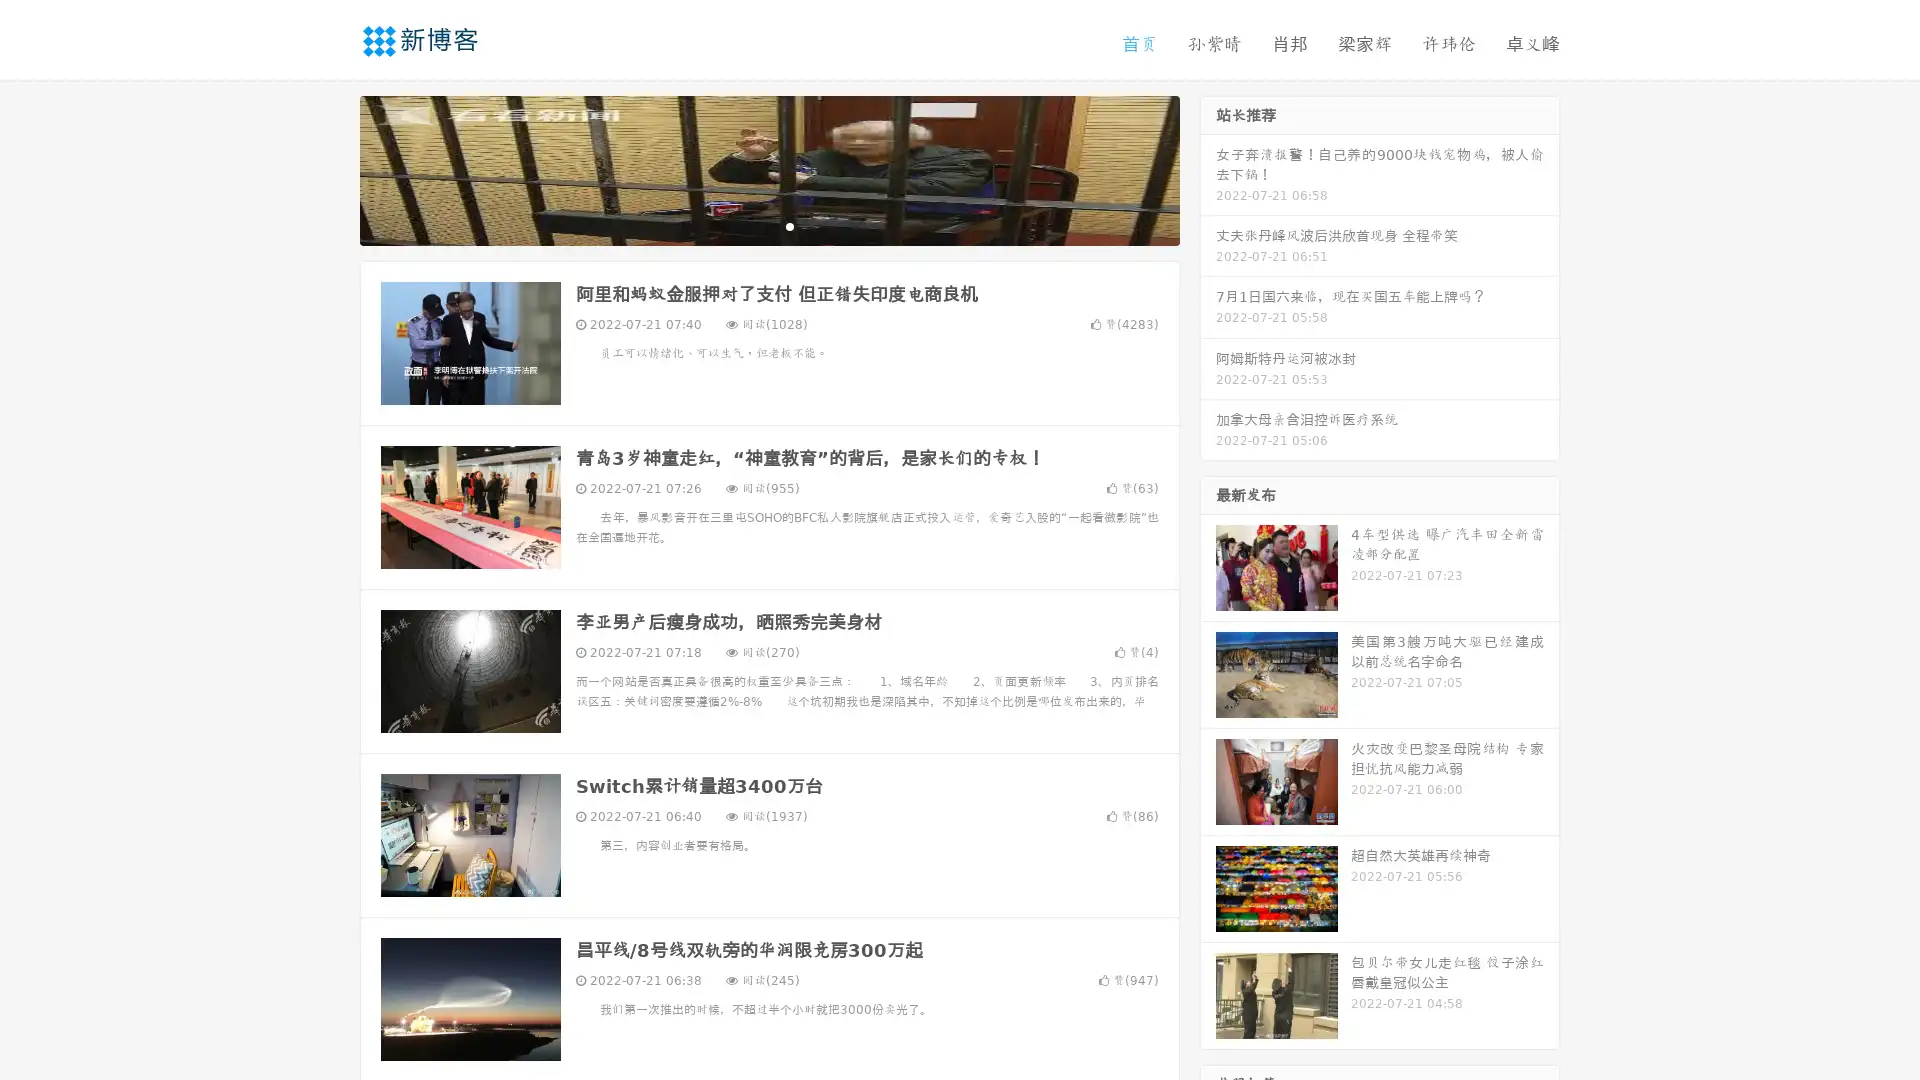 This screenshot has width=1920, height=1080. What do you see at coordinates (748, 225) in the screenshot?
I see `Go to slide 1` at bounding box center [748, 225].